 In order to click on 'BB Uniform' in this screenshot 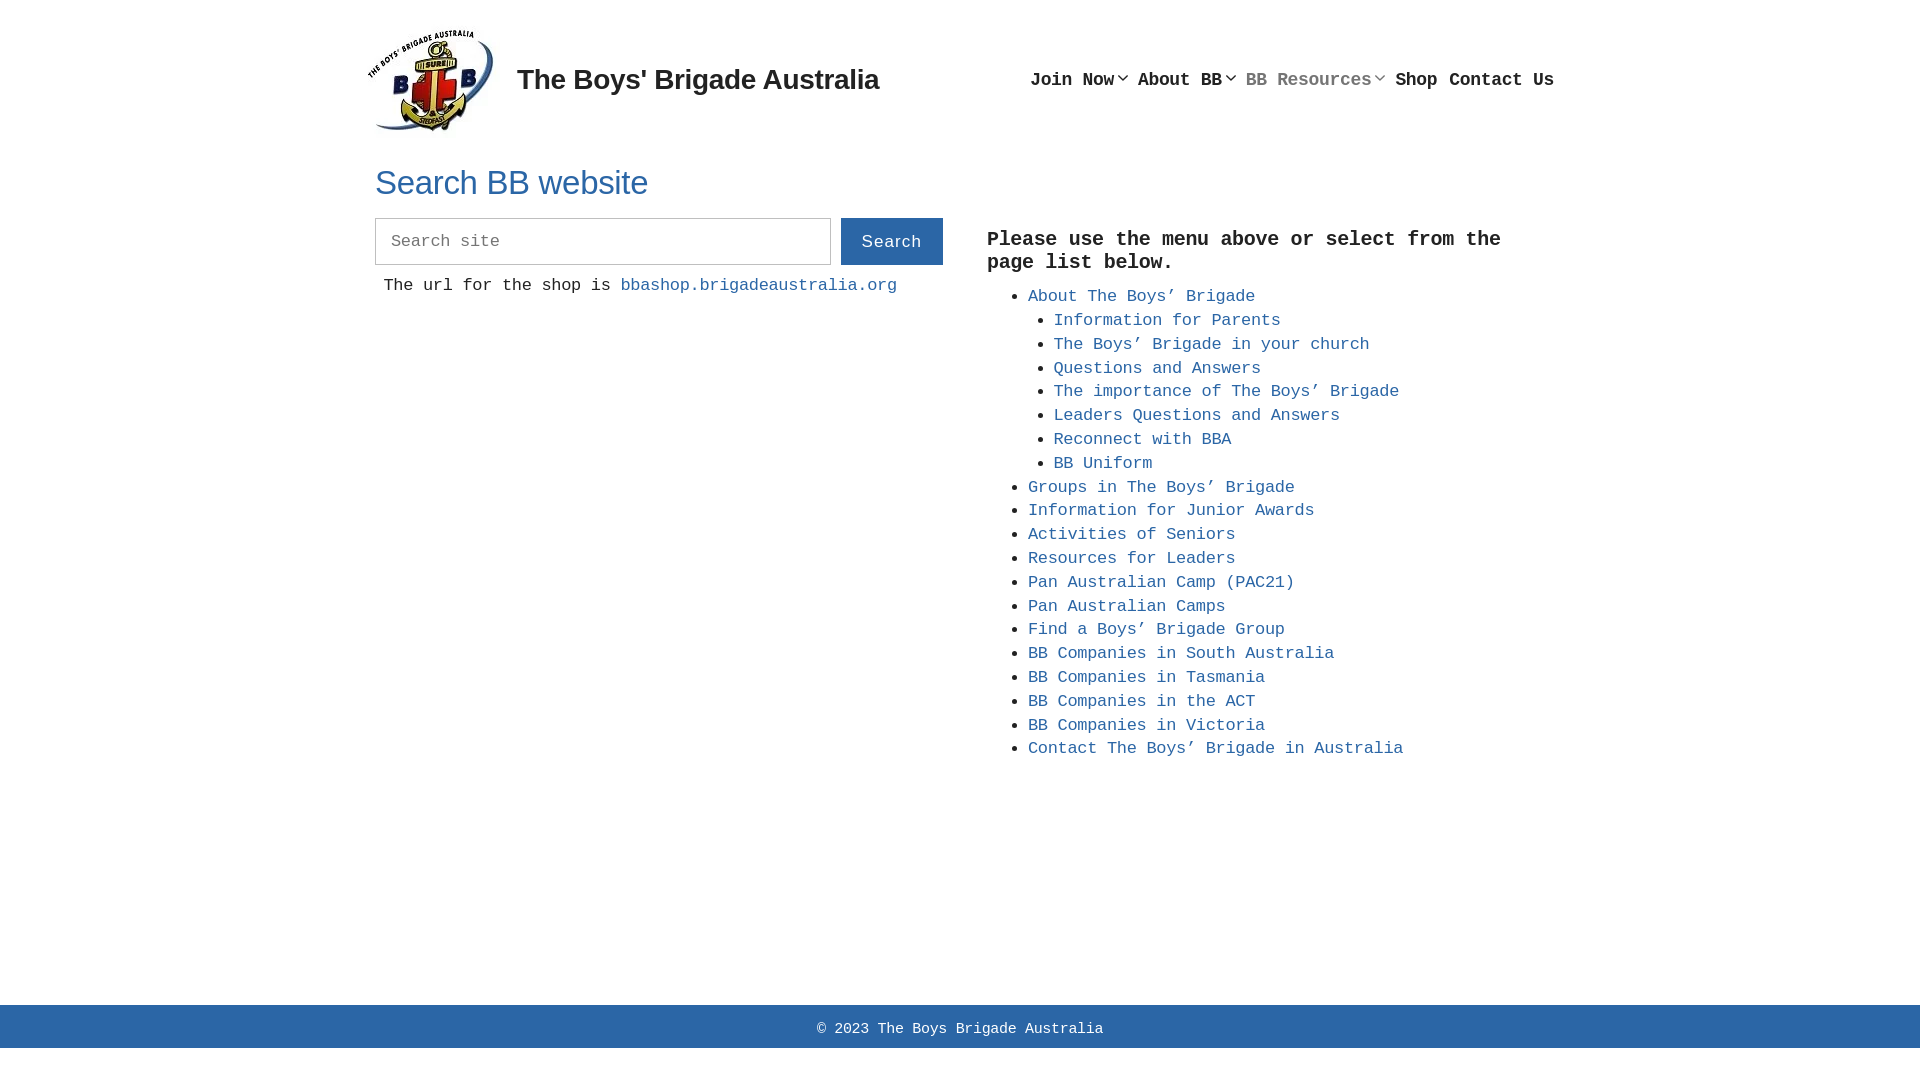, I will do `click(1102, 463)`.